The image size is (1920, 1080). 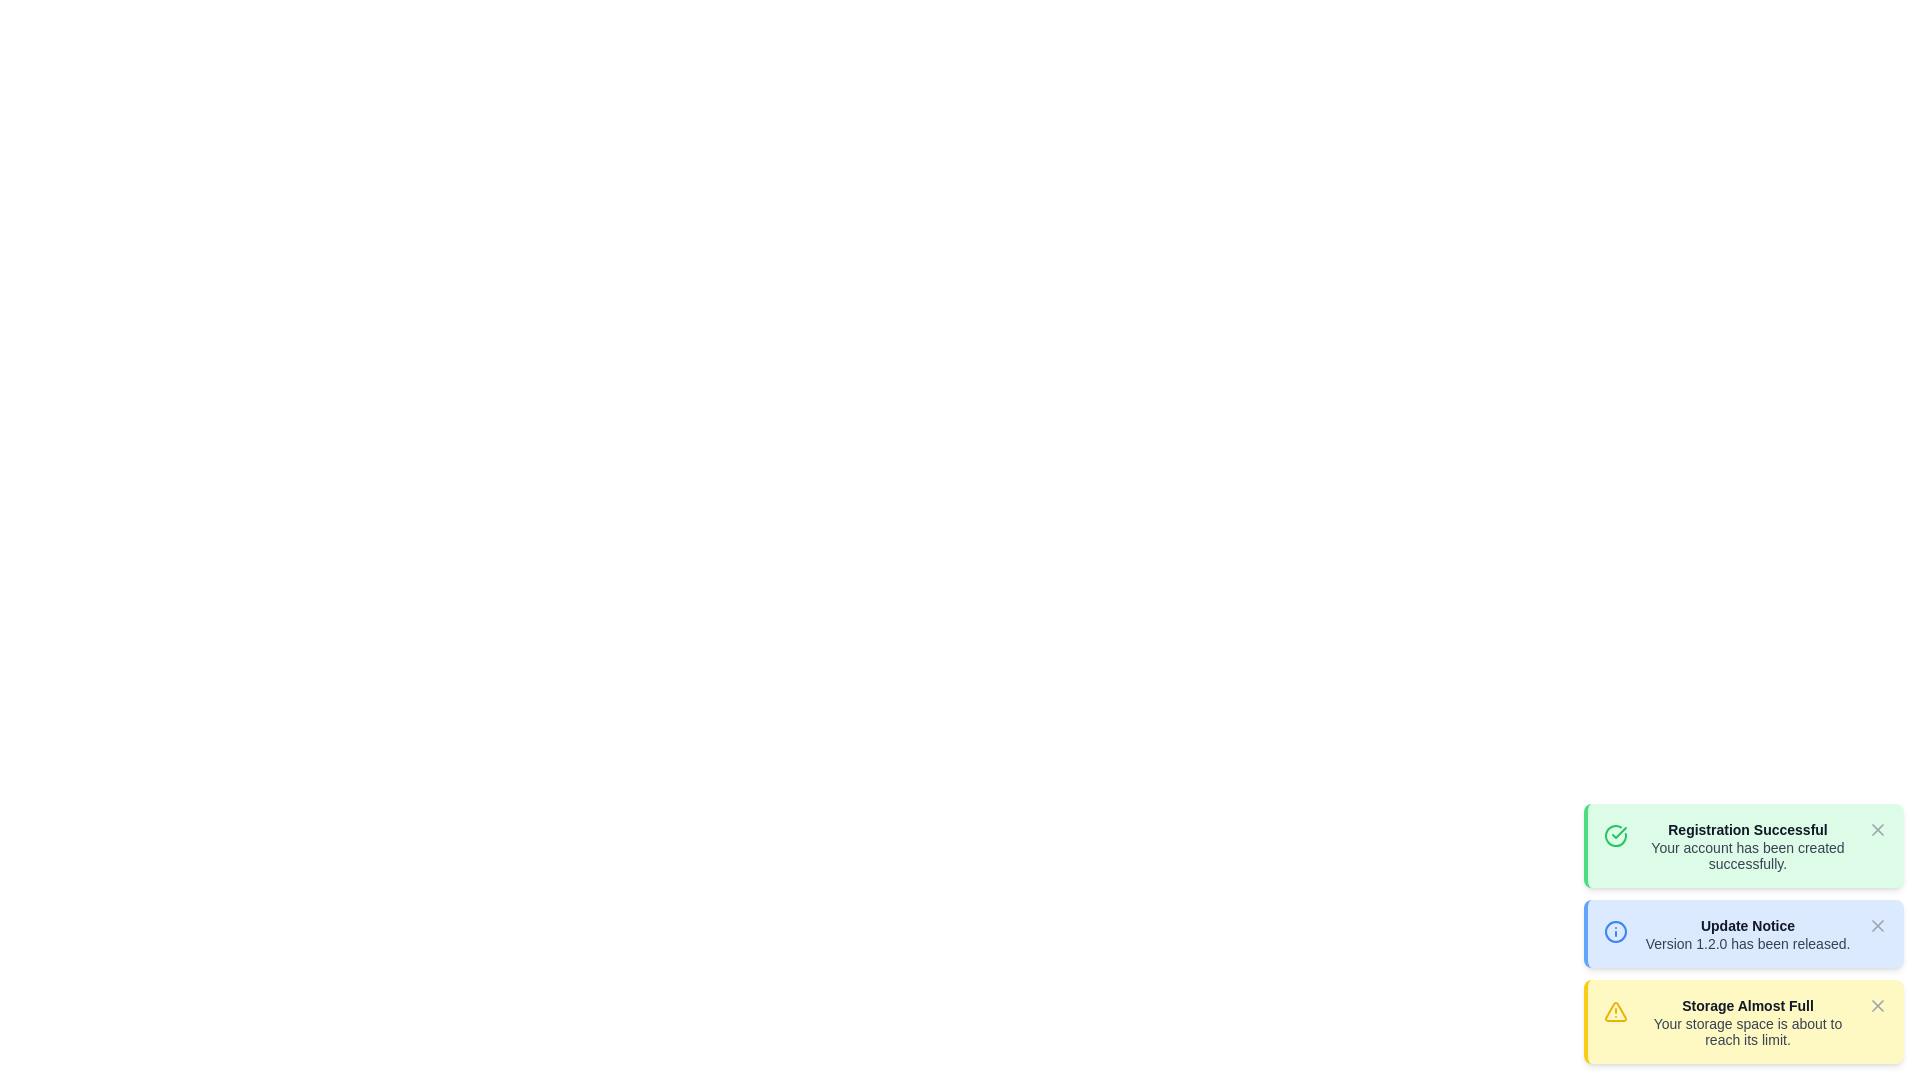 I want to click on the small 'X' icon button in the yellow notification box labeled 'Storage Almost Full', so click(x=1876, y=1006).